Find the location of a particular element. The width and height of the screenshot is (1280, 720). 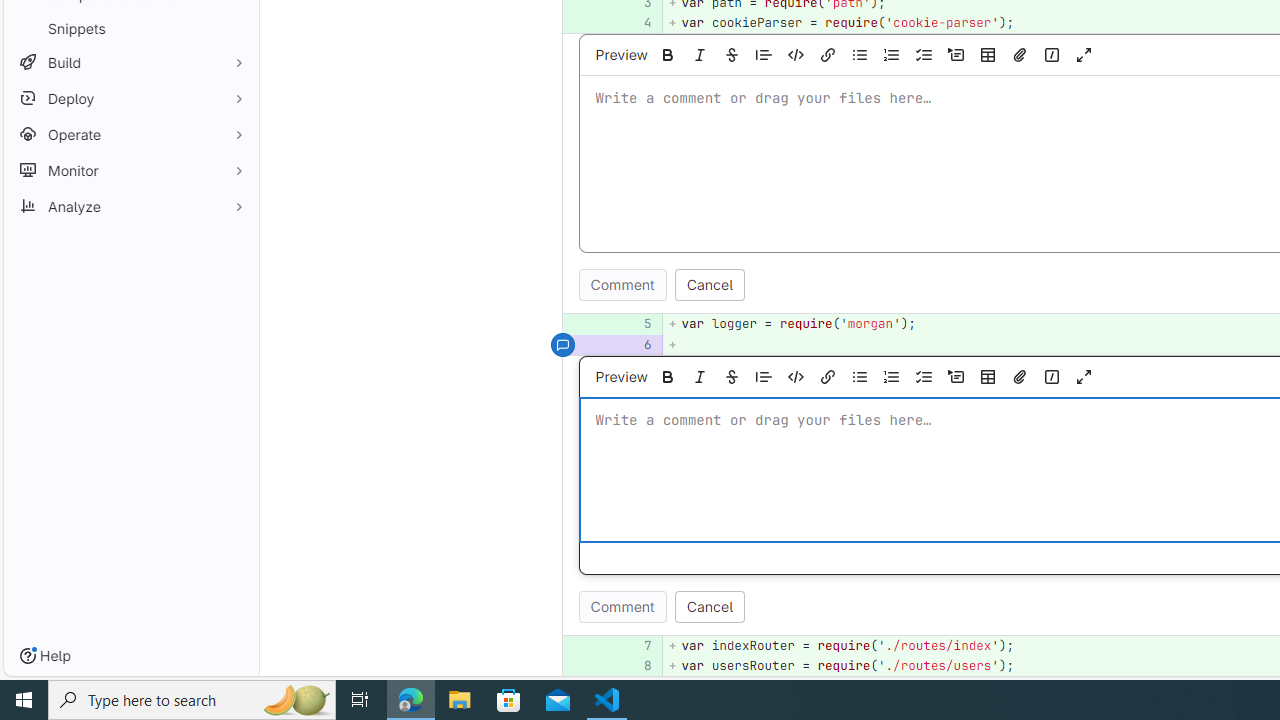

'Deploy' is located at coordinates (130, 98).